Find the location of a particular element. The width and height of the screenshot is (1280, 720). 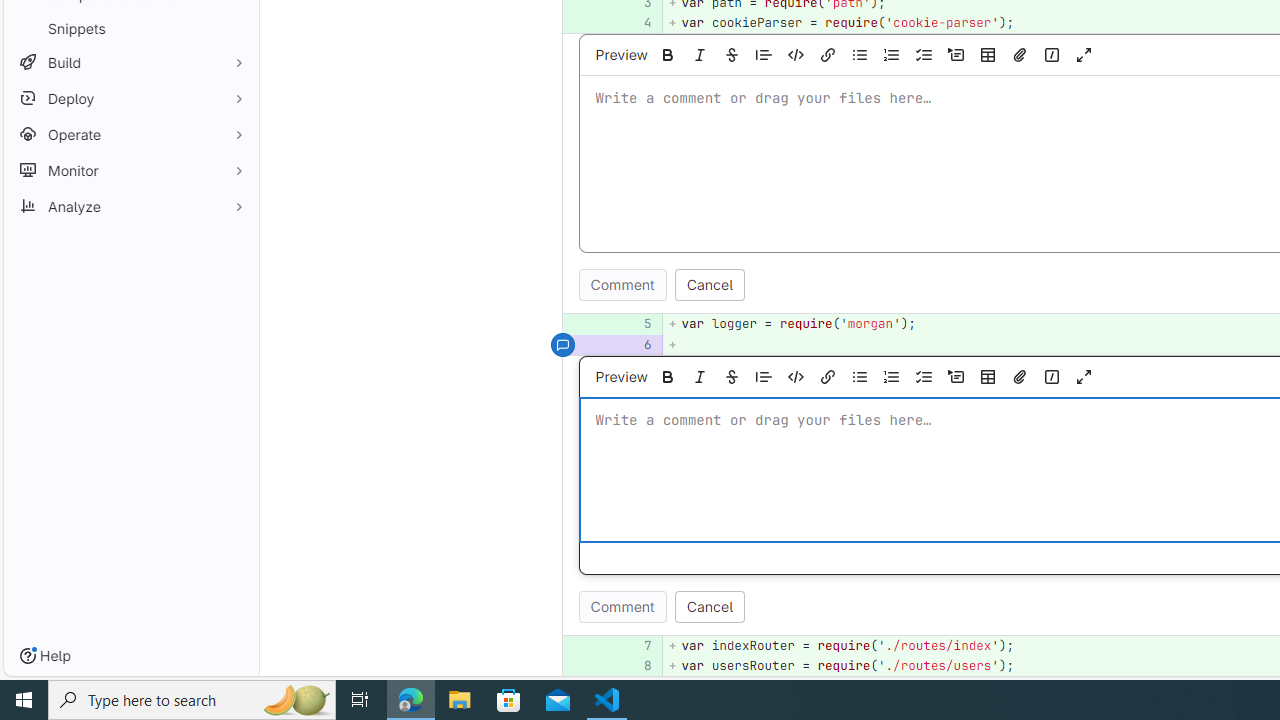

'Deploy' is located at coordinates (130, 98).